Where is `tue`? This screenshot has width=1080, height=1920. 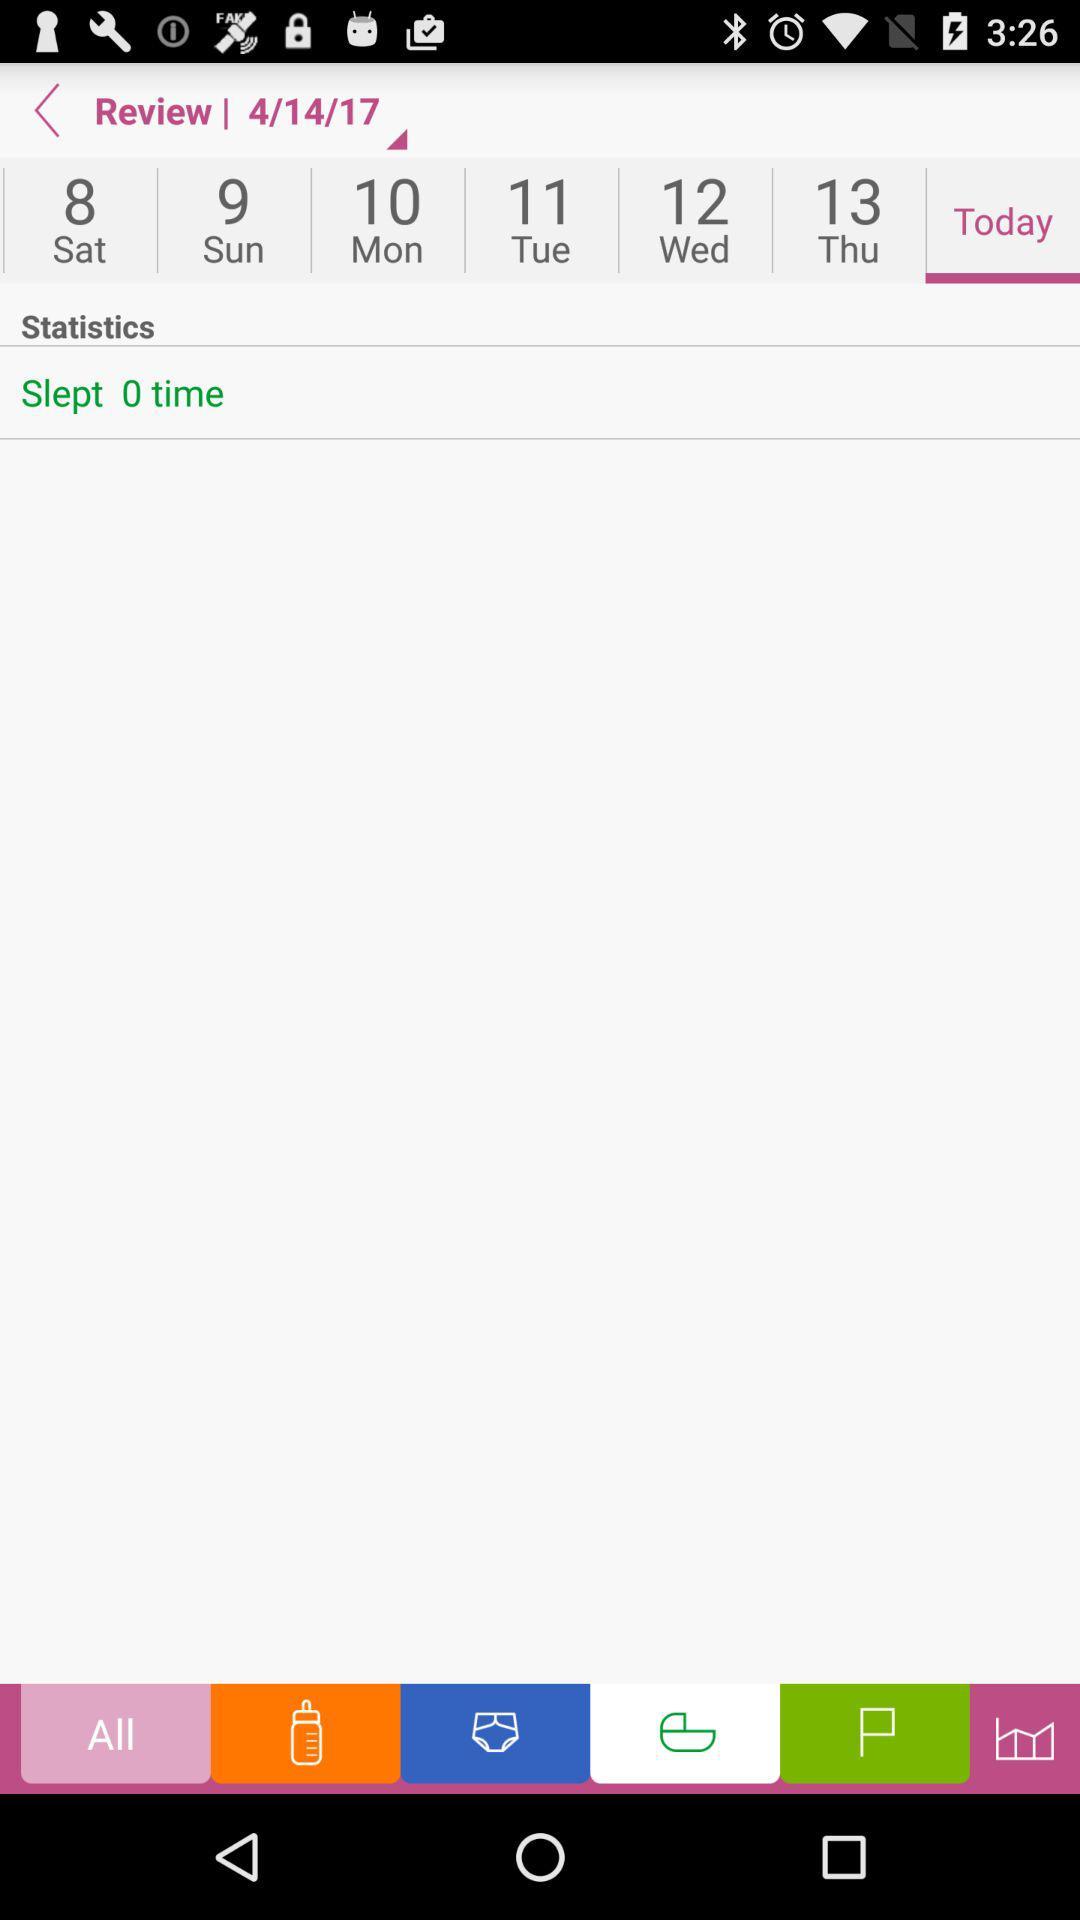 tue is located at coordinates (541, 220).